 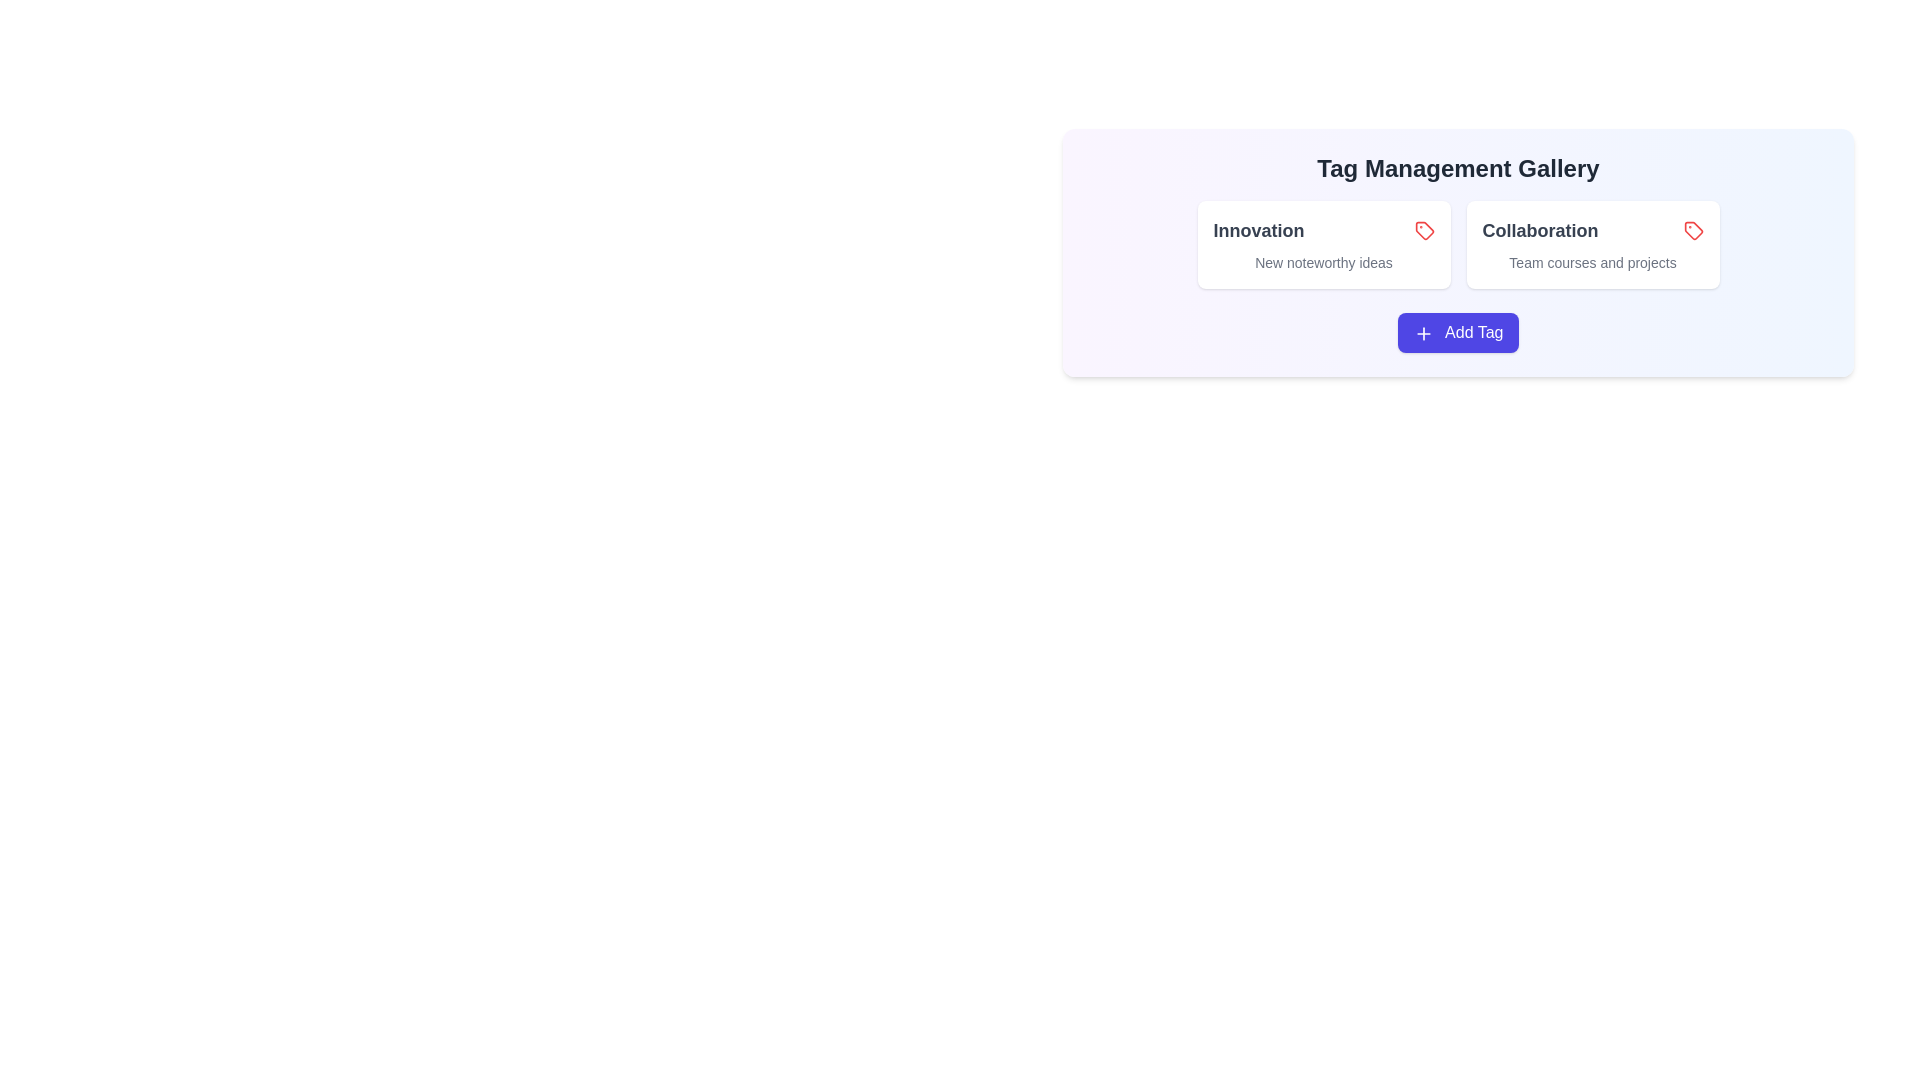 I want to click on the Text label indicating 'Collaboration' in the second card of the Tag Management Gallery section, so click(x=1539, y=230).